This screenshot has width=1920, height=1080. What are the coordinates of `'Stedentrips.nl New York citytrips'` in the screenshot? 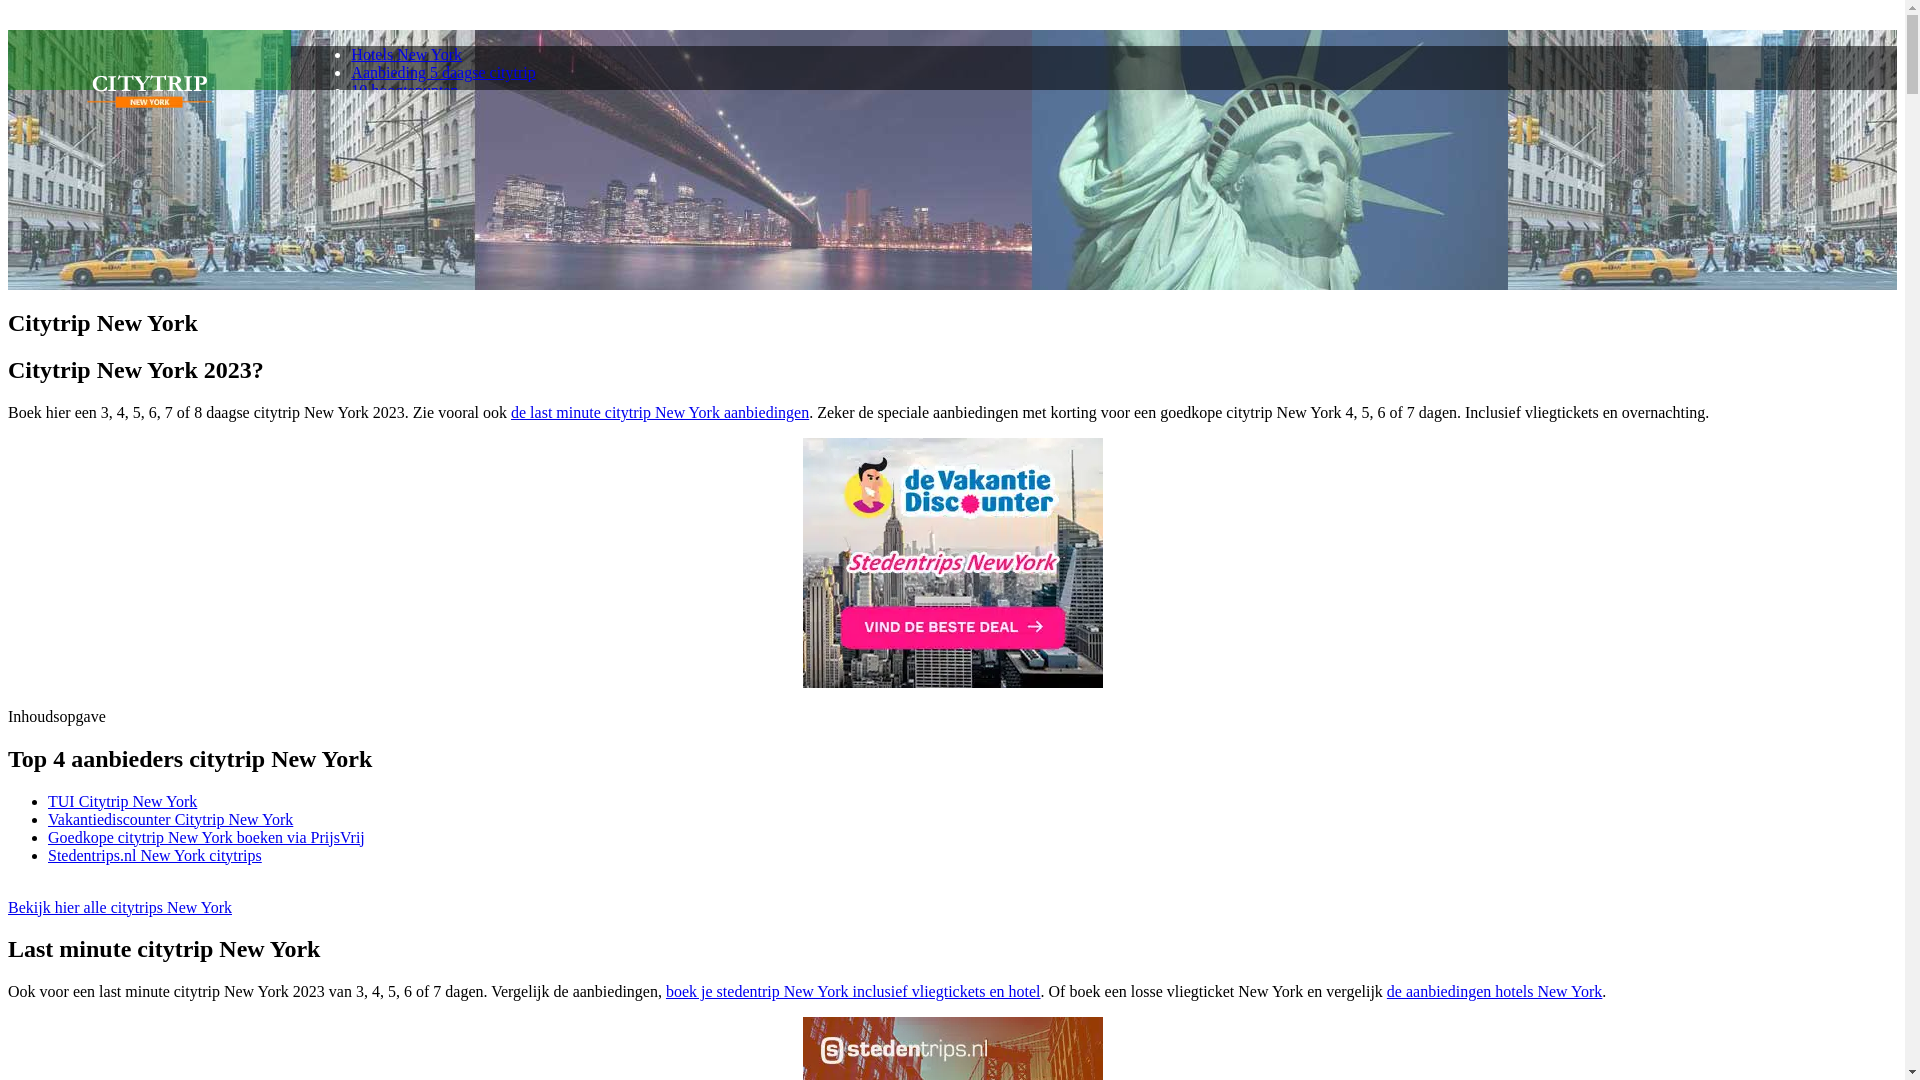 It's located at (153, 855).